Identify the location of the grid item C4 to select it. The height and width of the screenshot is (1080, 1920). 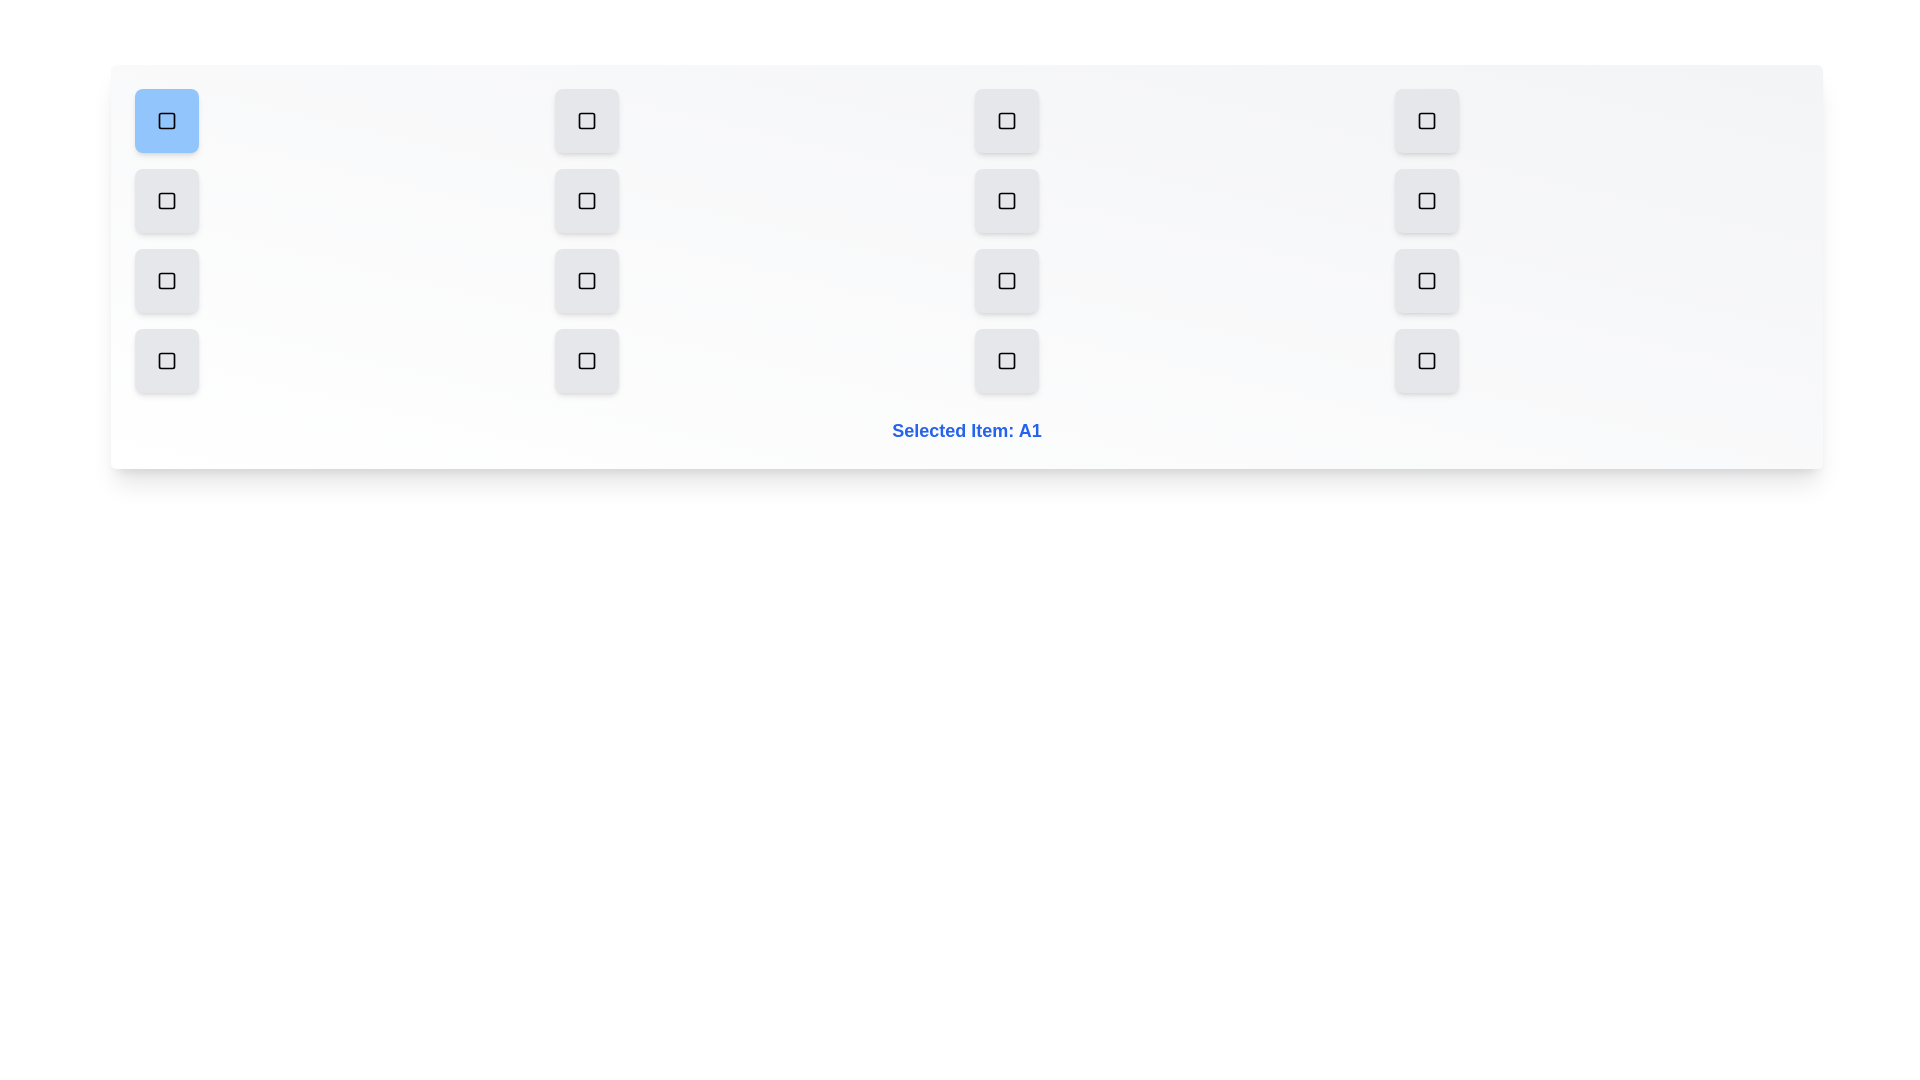
(1425, 281).